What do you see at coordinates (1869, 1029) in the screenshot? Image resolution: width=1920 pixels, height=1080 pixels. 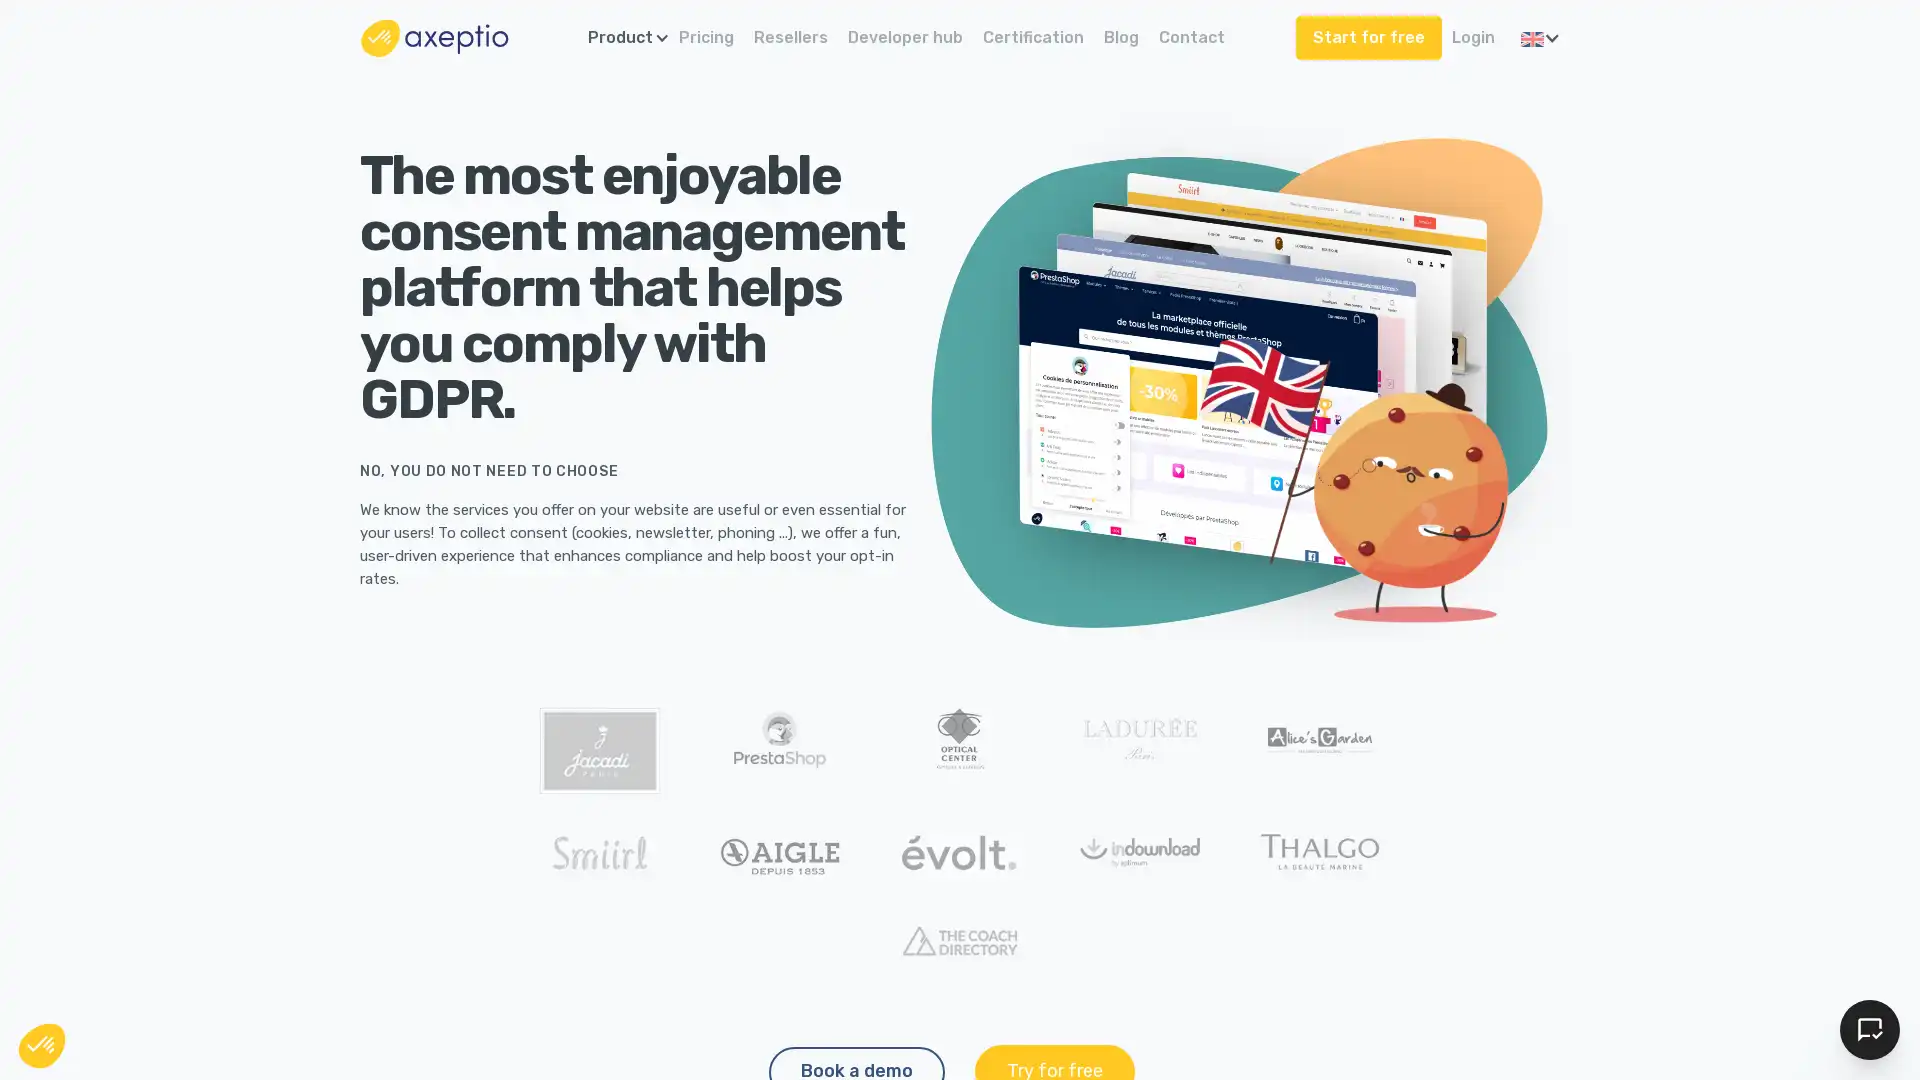 I see `Accept Cookies` at bounding box center [1869, 1029].